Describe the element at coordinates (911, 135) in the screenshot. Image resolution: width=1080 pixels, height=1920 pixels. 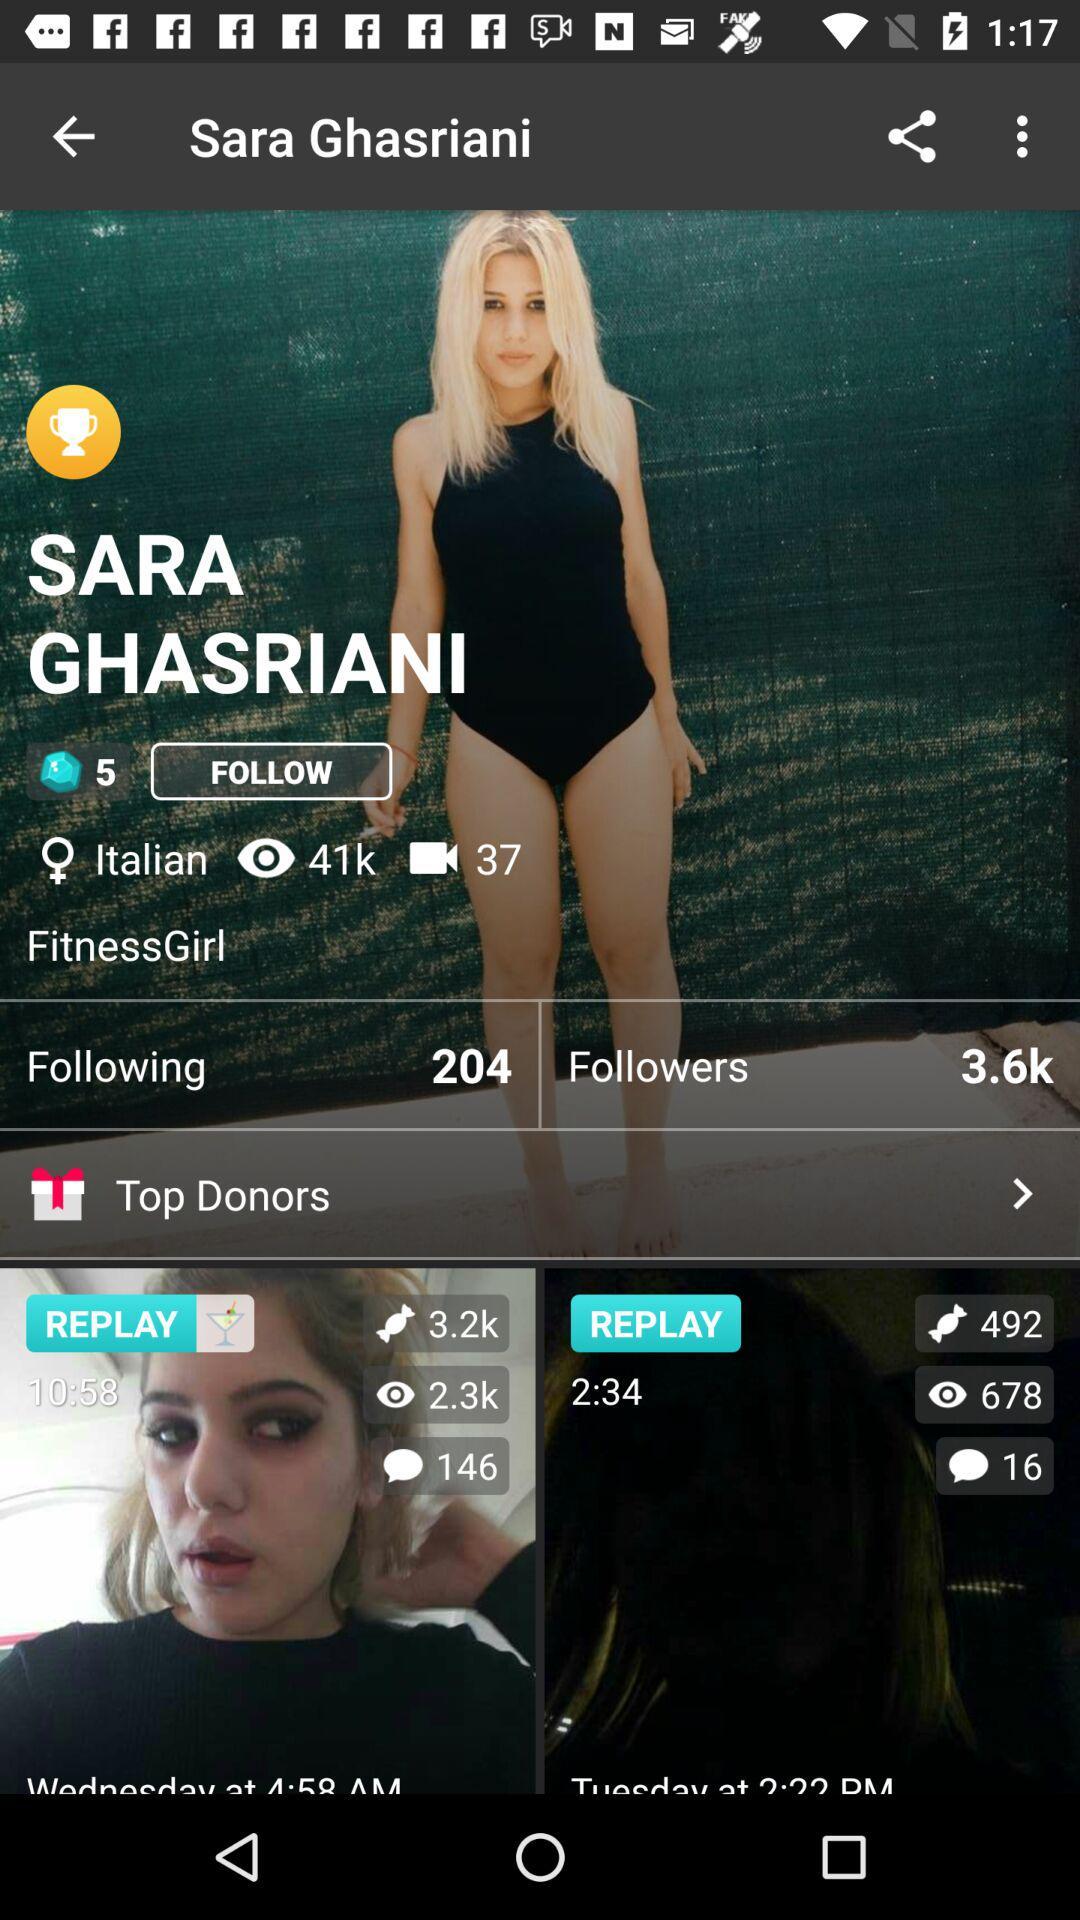
I see `icon to the right of the sara ghasriani icon` at that location.